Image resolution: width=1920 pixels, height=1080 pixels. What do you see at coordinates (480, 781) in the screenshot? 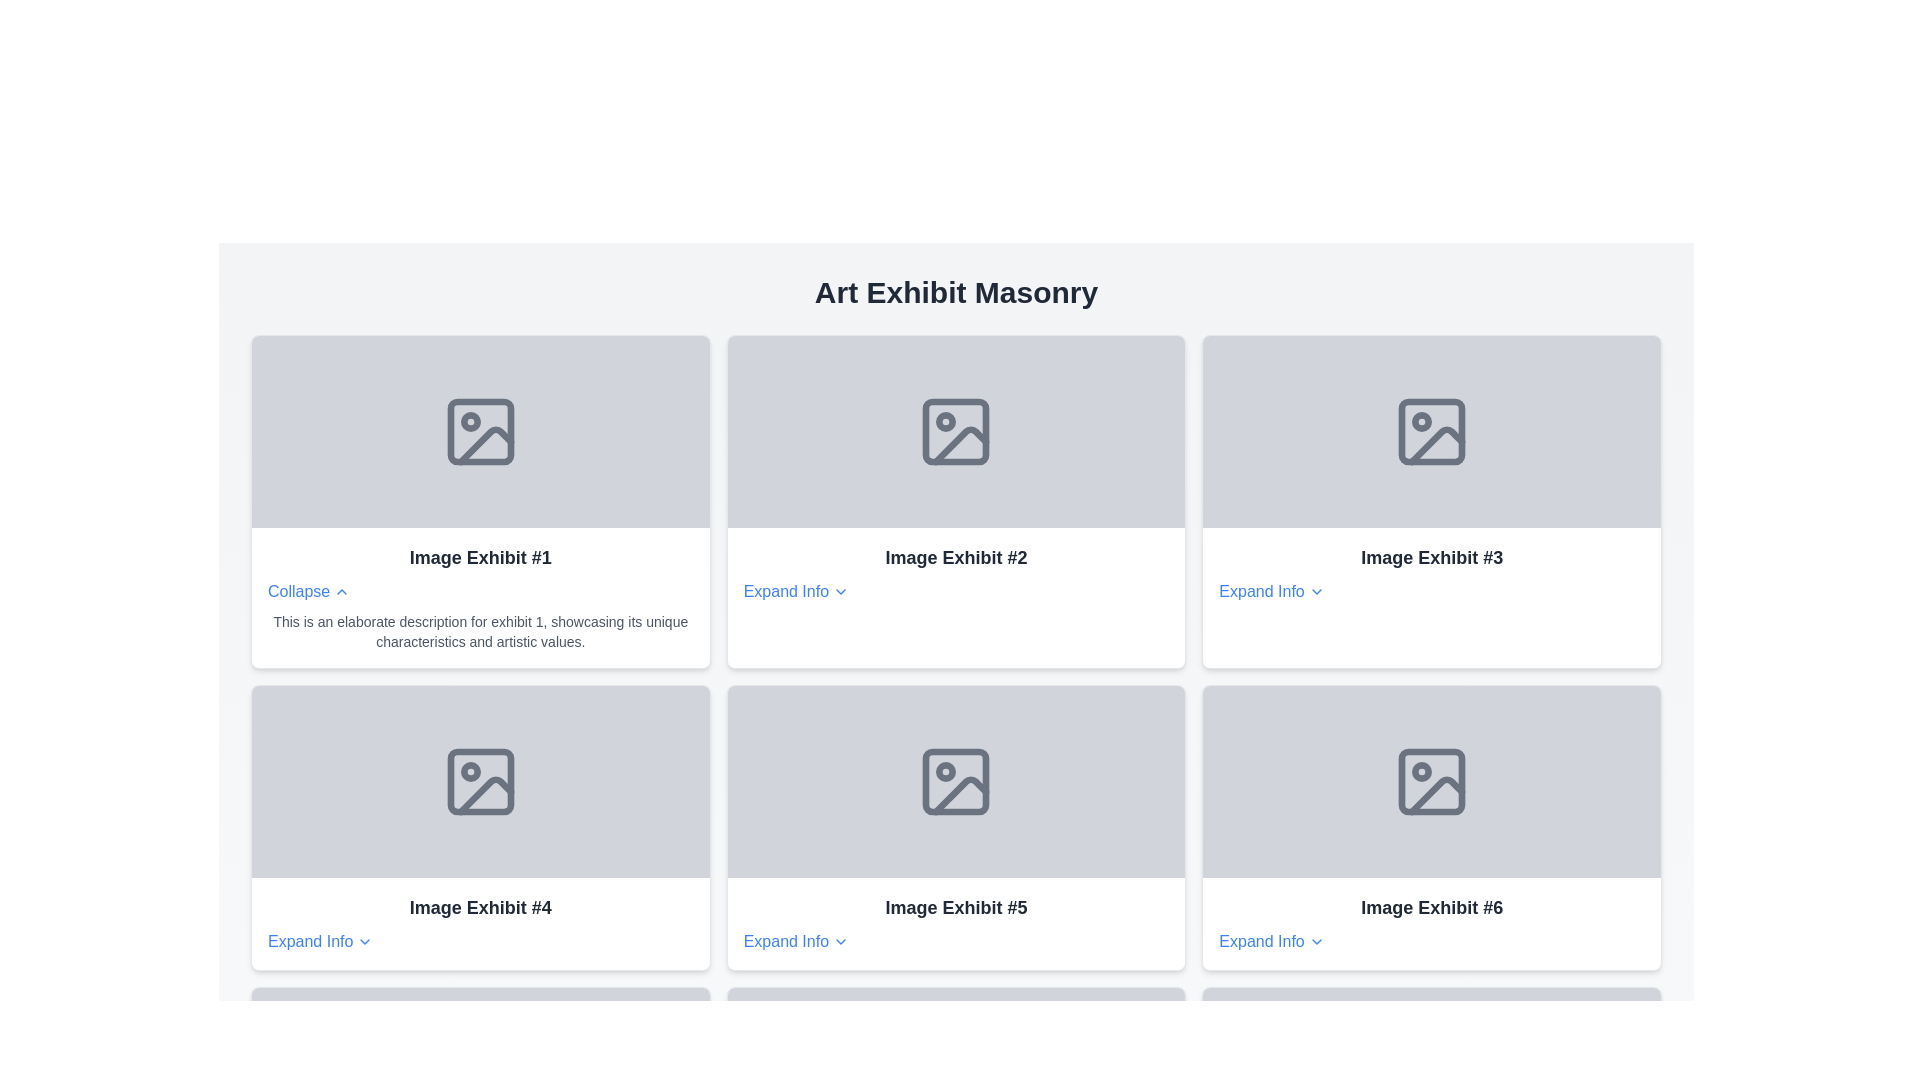
I see `the icon that serves as a visual representation for an image, located in the fourth tile of the grid layout` at bounding box center [480, 781].